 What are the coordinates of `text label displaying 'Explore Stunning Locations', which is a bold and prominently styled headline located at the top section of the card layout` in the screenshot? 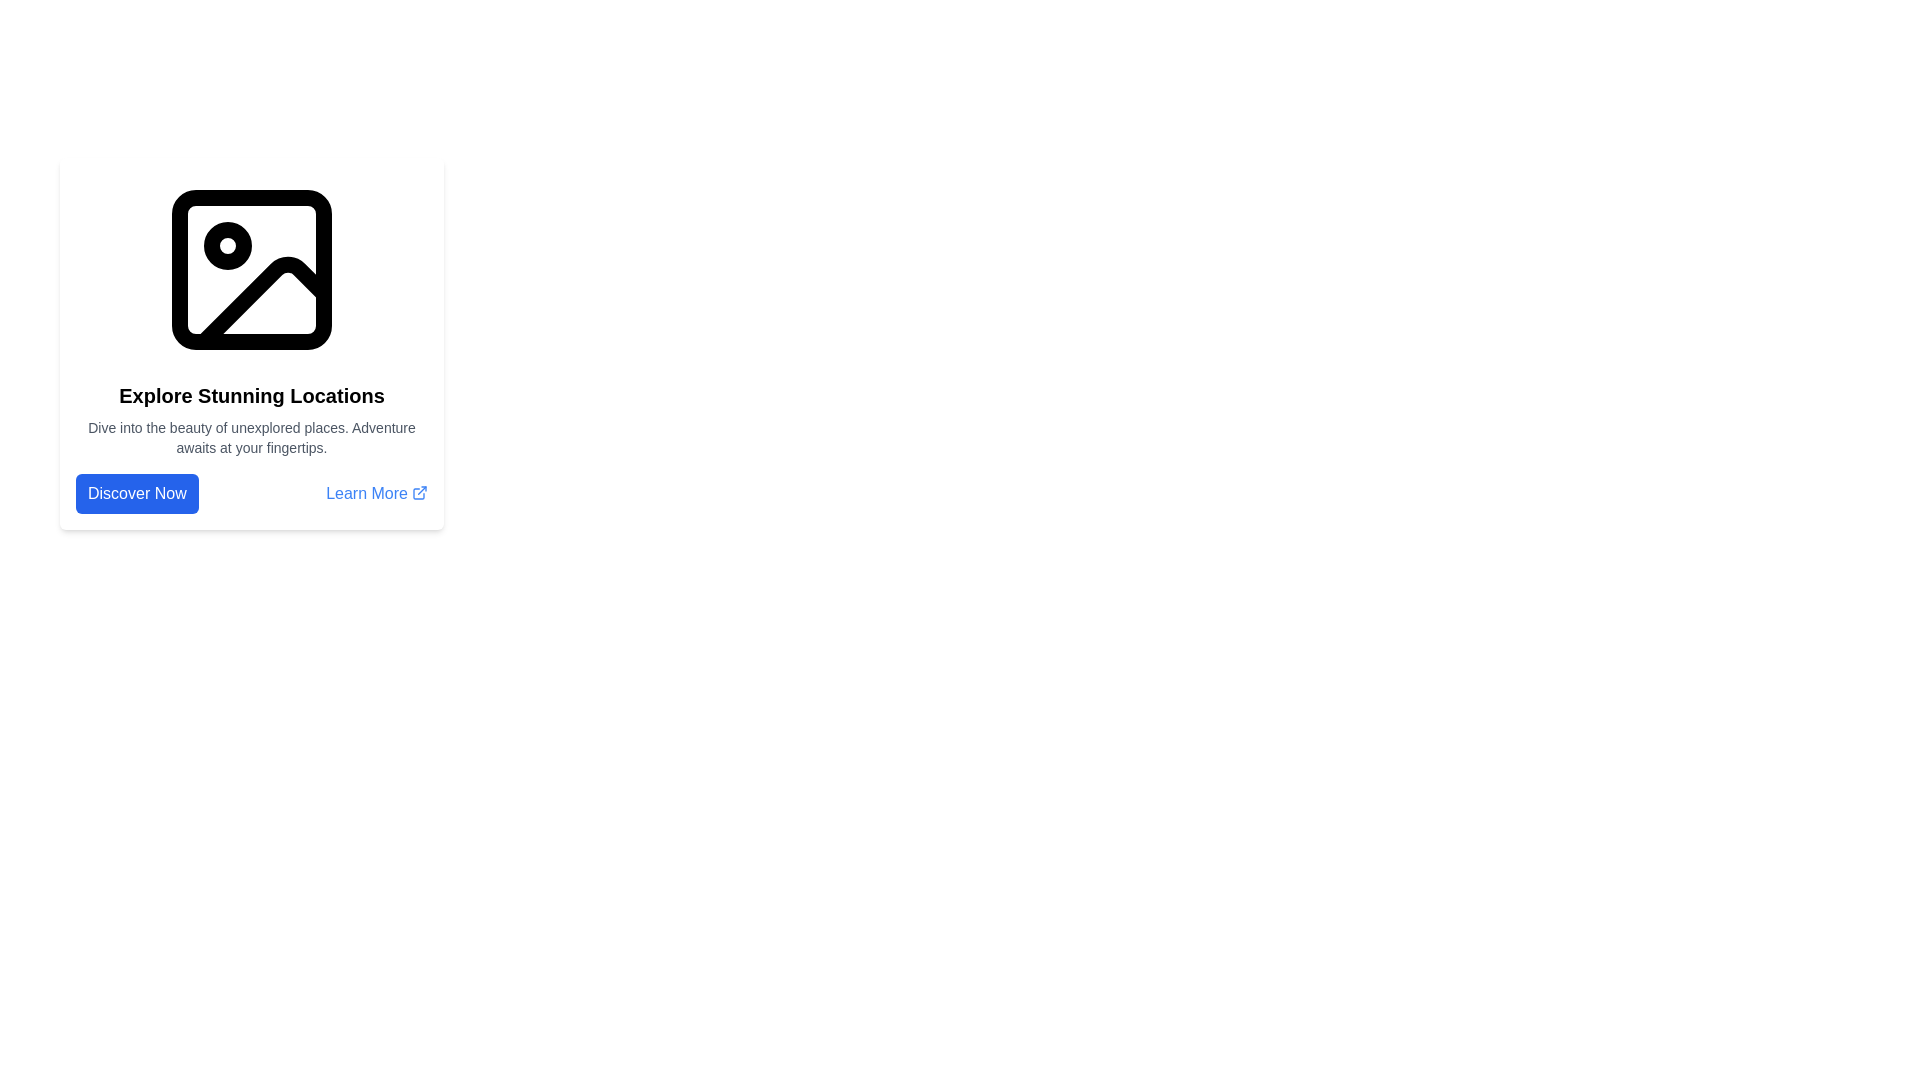 It's located at (251, 396).